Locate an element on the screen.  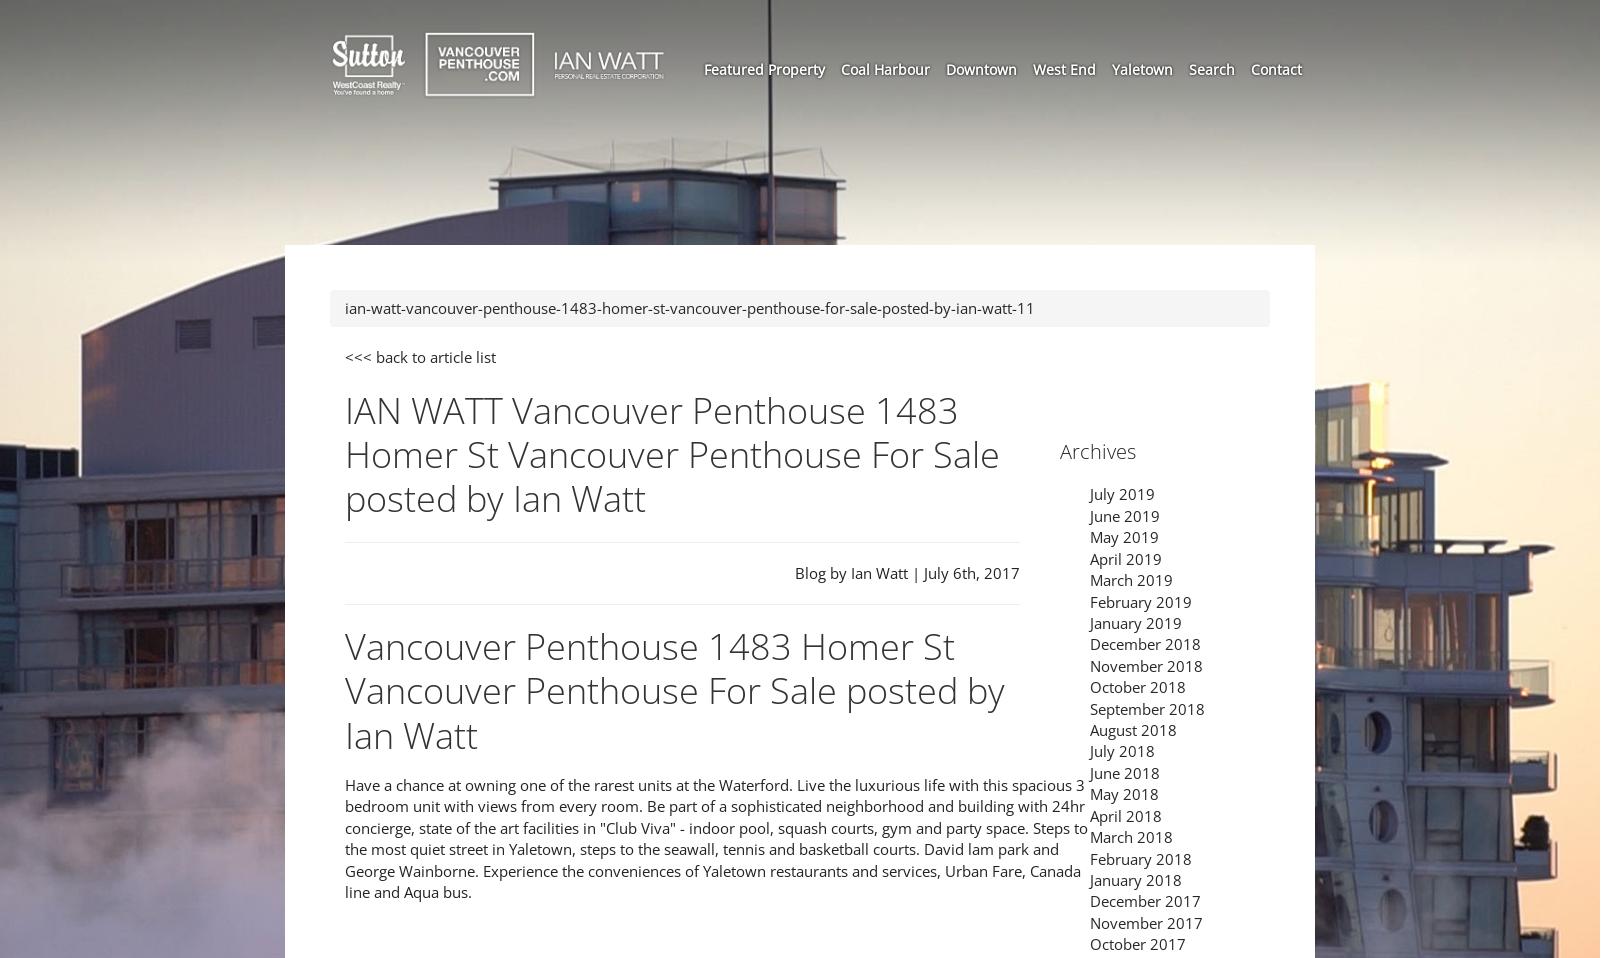
'Yaletown' is located at coordinates (1142, 68).